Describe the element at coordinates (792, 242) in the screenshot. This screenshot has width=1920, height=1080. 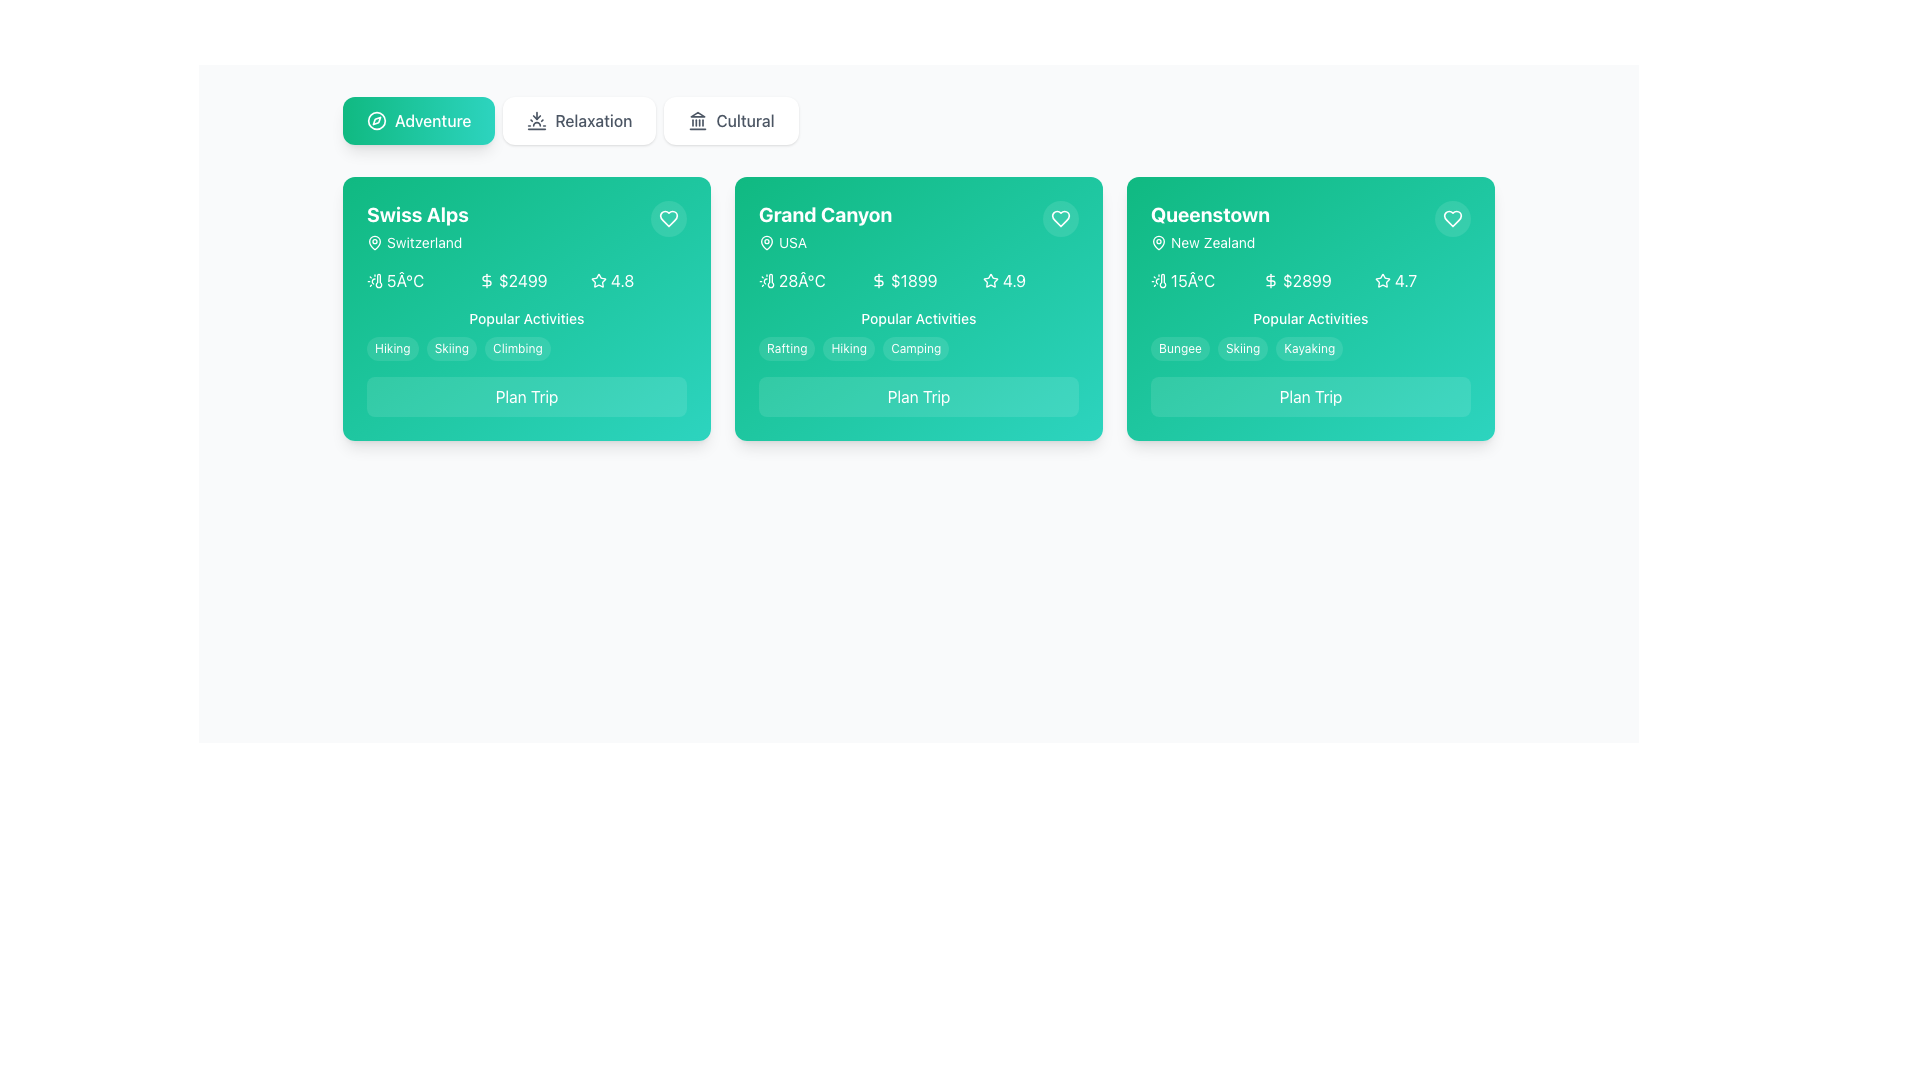
I see `text label displaying 'USA' located next to the location pin icon in the Grand Canyon card` at that location.